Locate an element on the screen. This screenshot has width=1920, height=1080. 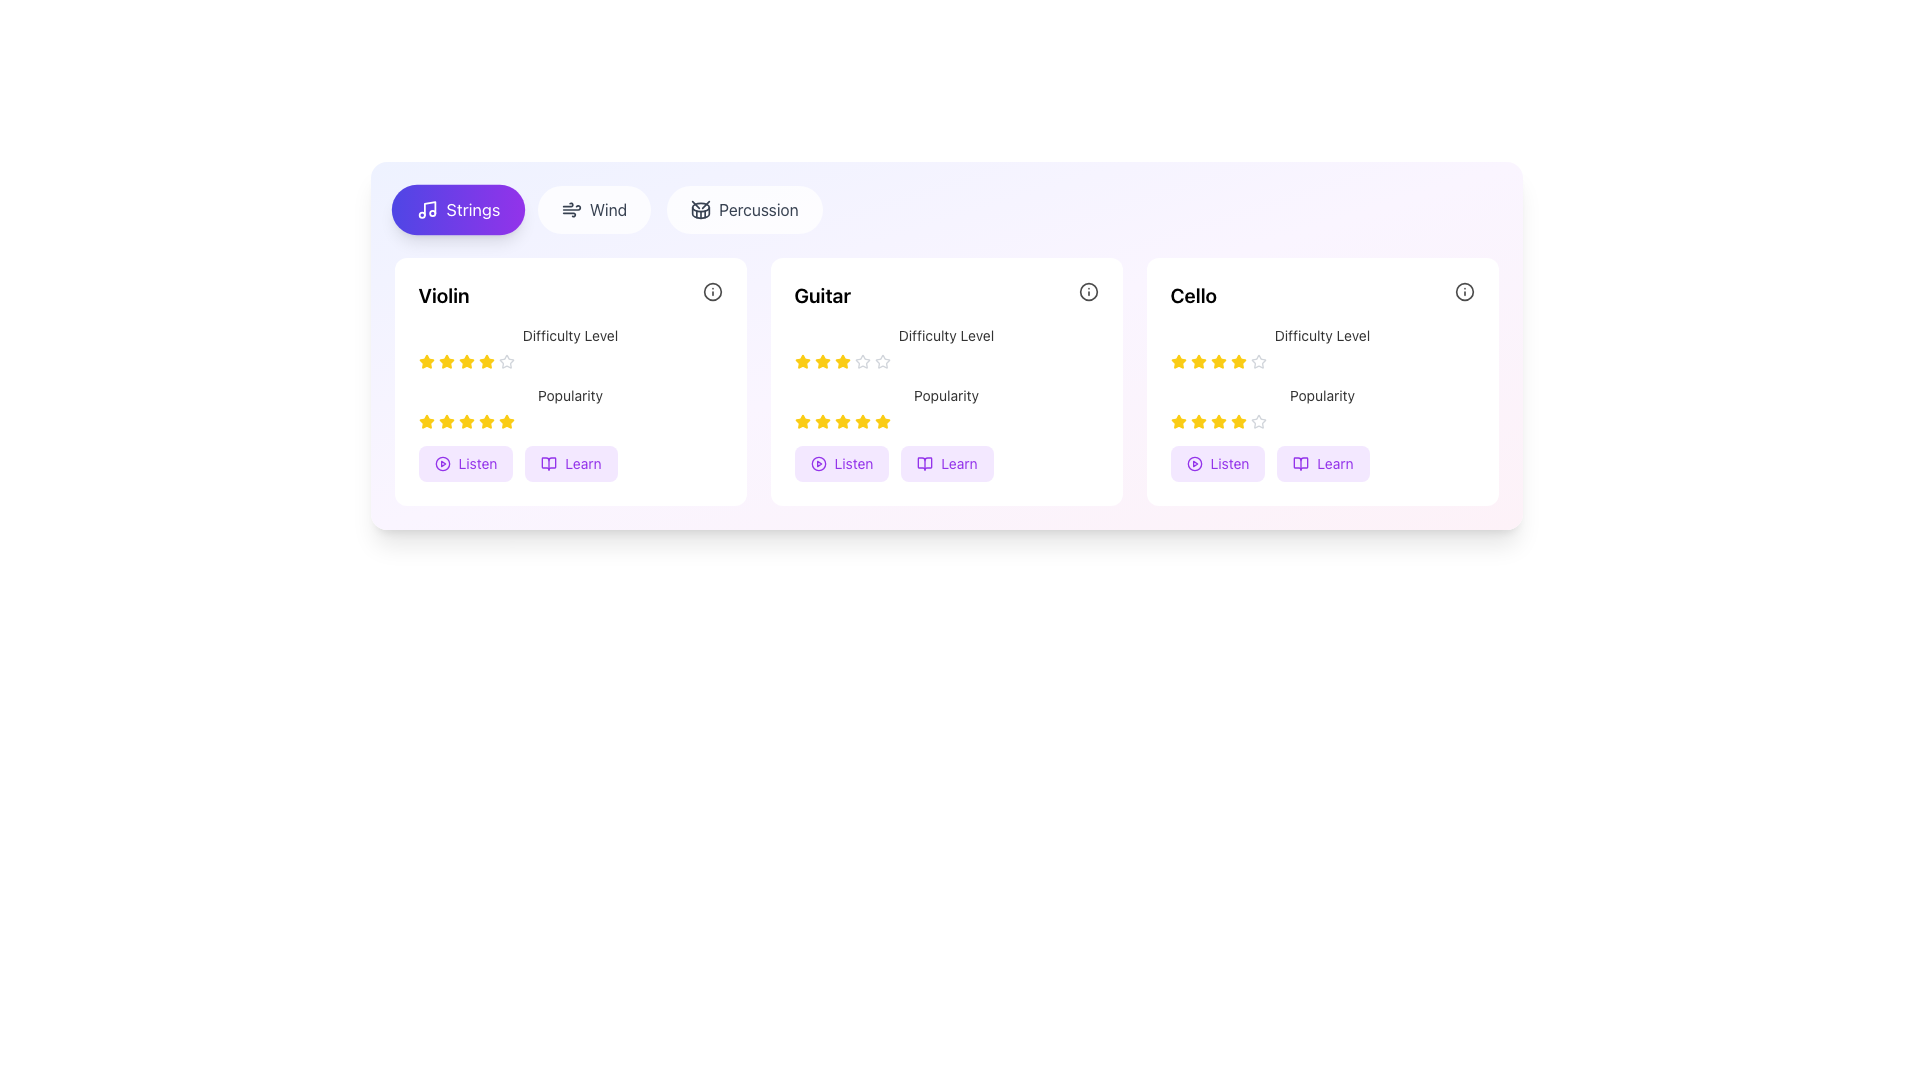
the fourth yellow star icon in the rating scale under the 'Difficulty Level' text in the 'Violin' card section is located at coordinates (465, 362).